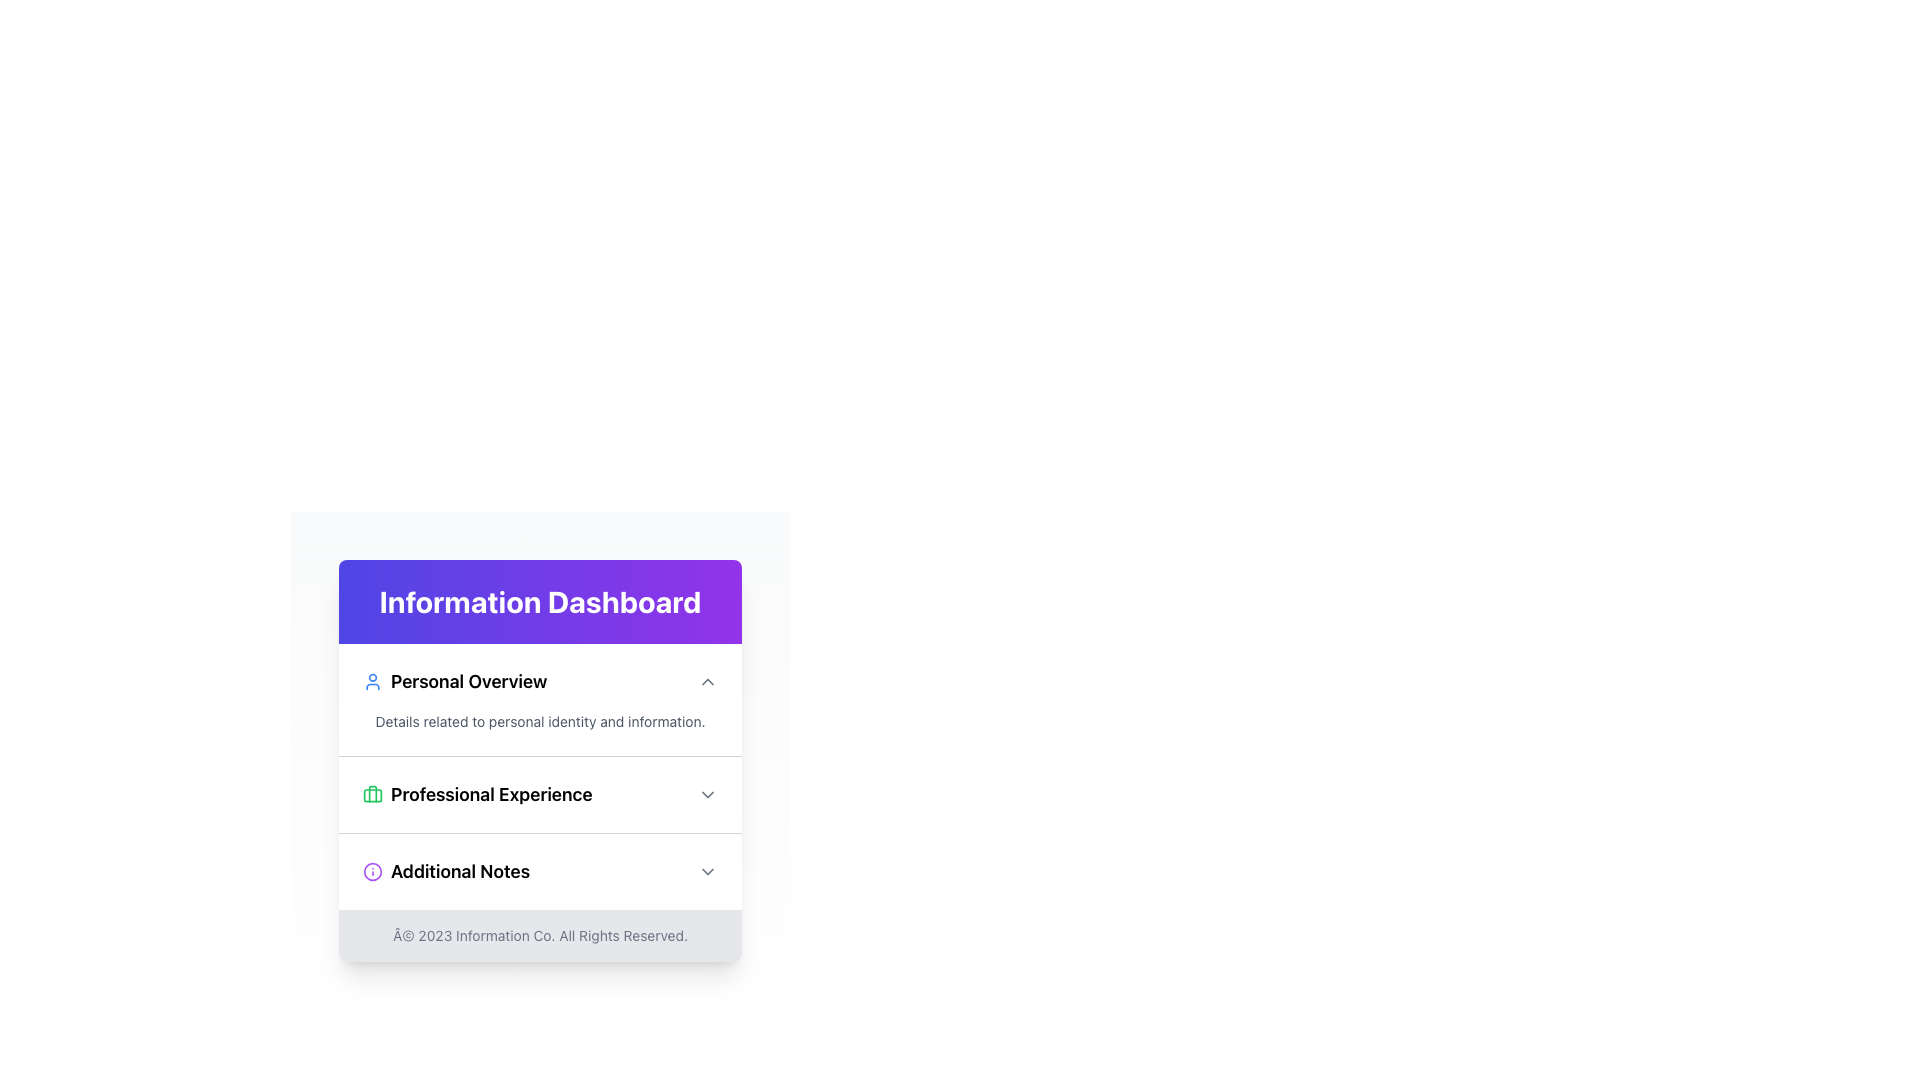 This screenshot has width=1920, height=1080. I want to click on the 'Personal Overview' icon located in the sidebar menu, which signifies personal identity or profile-related content, so click(373, 681).